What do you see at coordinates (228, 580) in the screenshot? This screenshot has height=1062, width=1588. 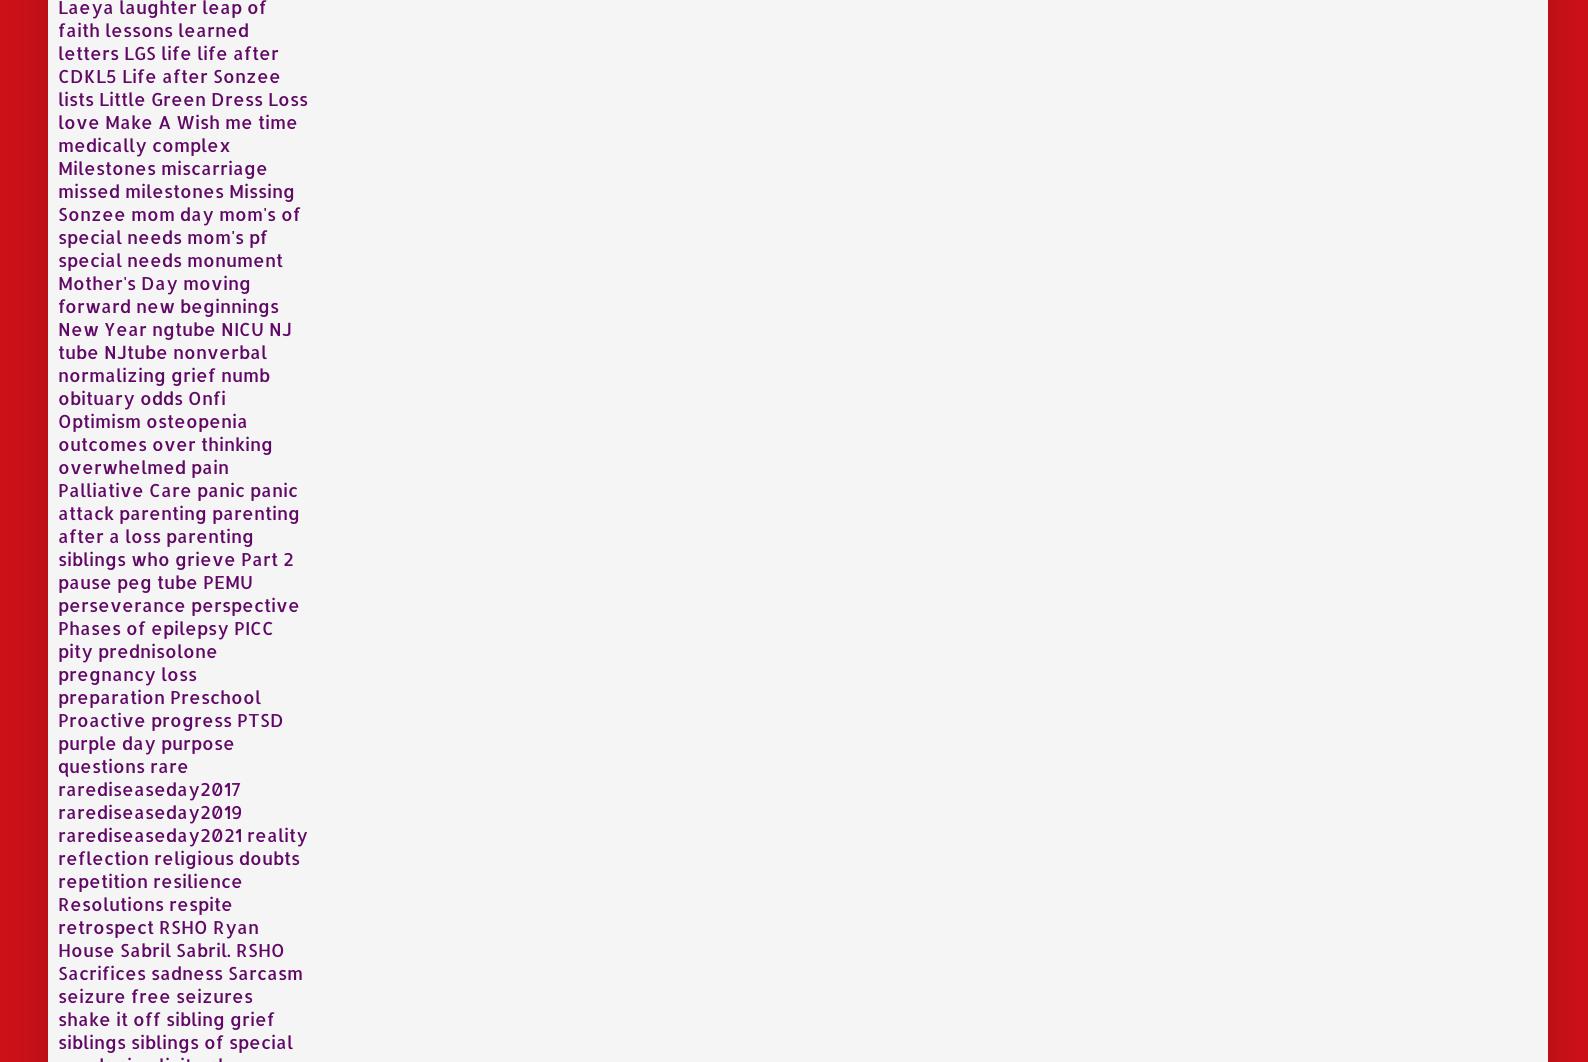 I see `'PEMU'` at bounding box center [228, 580].